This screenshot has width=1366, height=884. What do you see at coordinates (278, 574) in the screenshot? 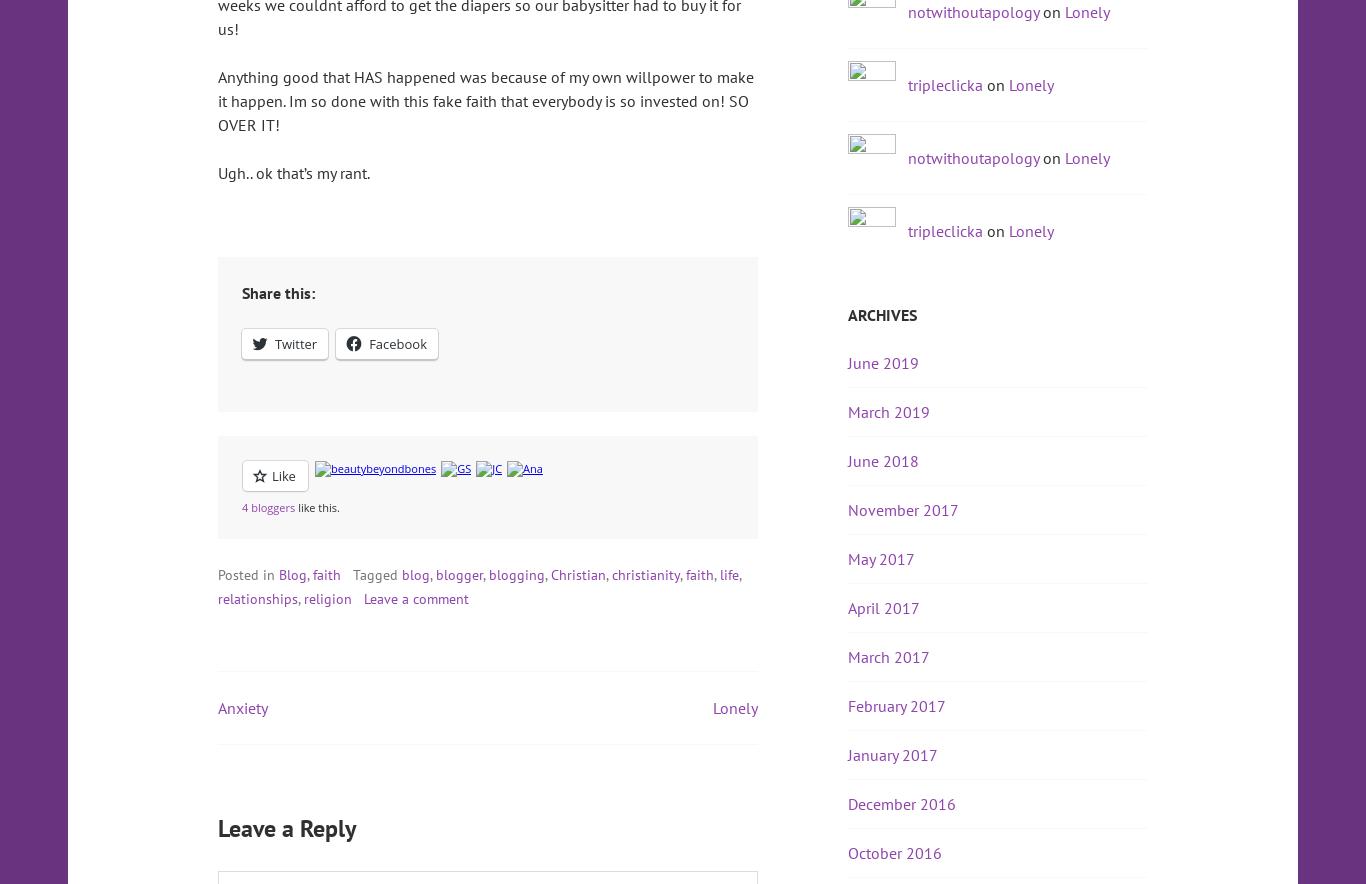
I see `'Blog'` at bounding box center [278, 574].